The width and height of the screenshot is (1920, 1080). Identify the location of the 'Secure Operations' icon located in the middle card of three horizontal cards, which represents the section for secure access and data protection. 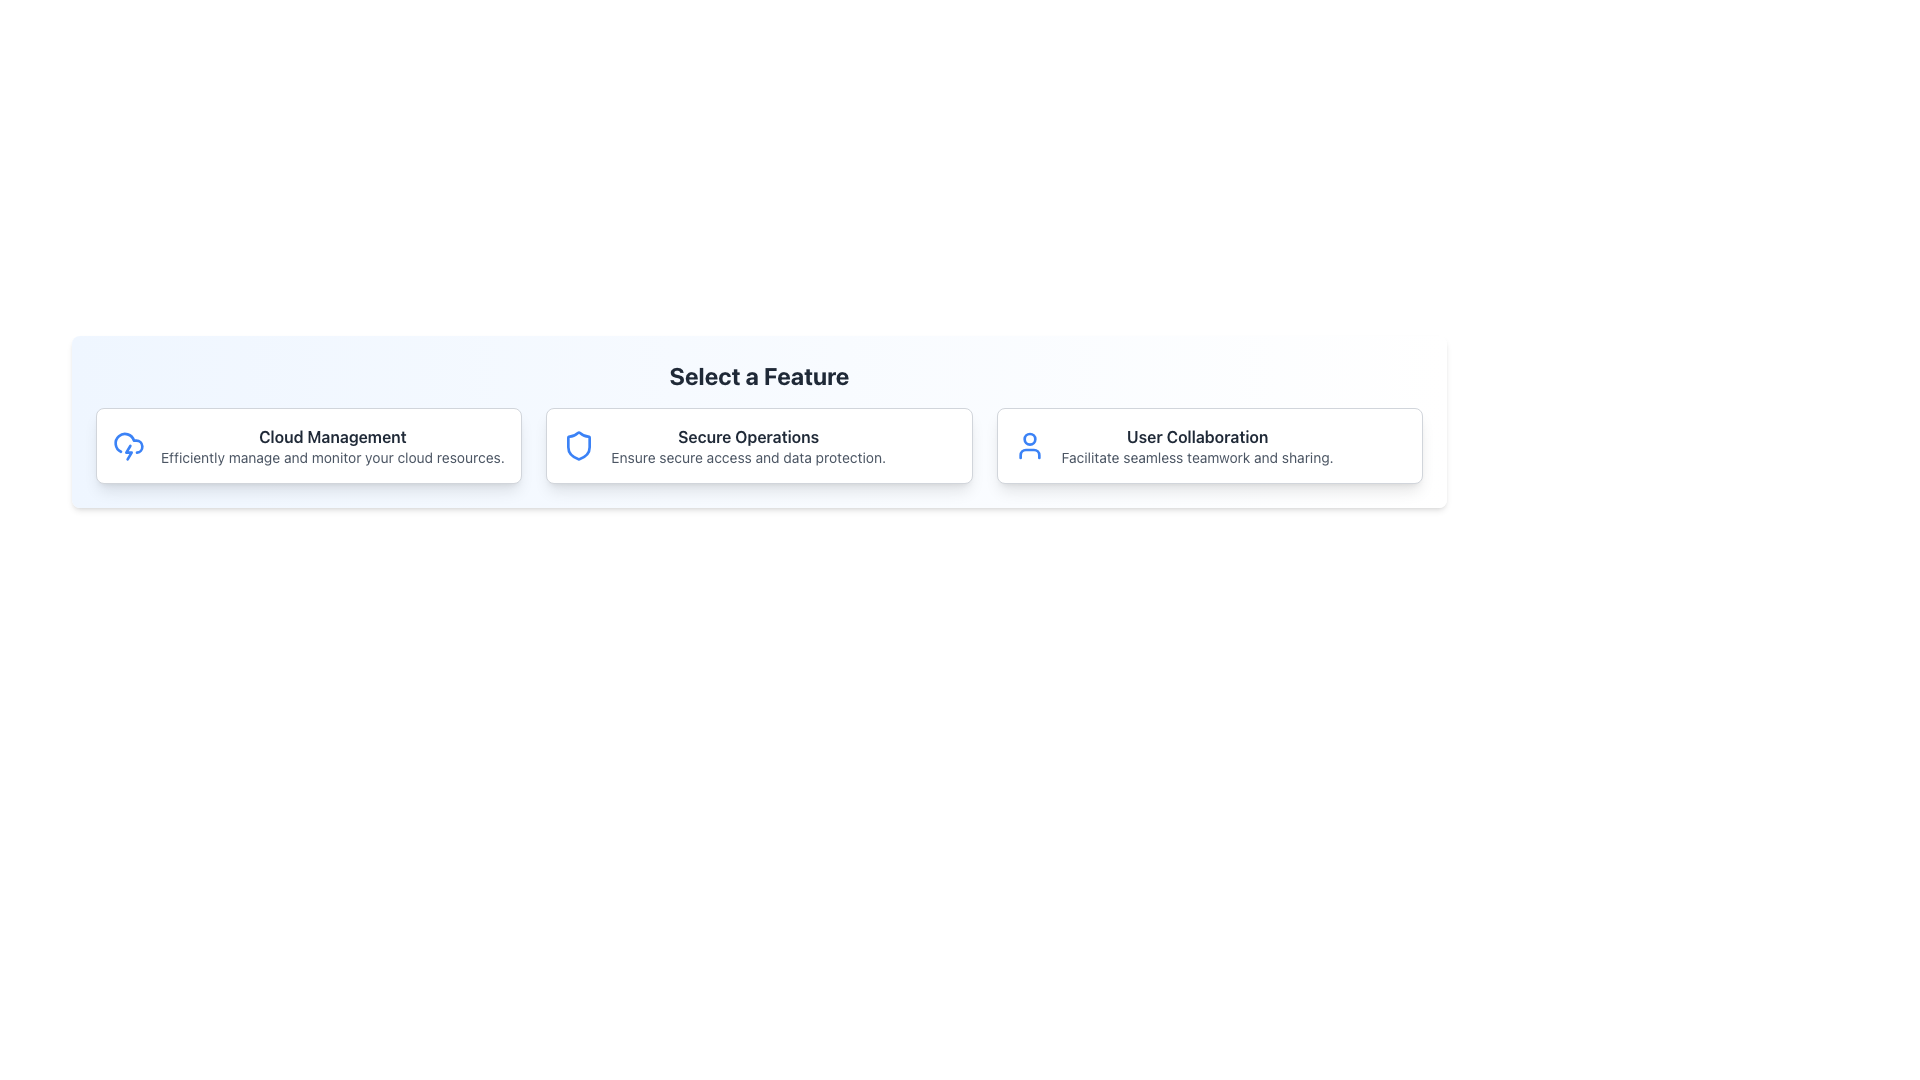
(578, 444).